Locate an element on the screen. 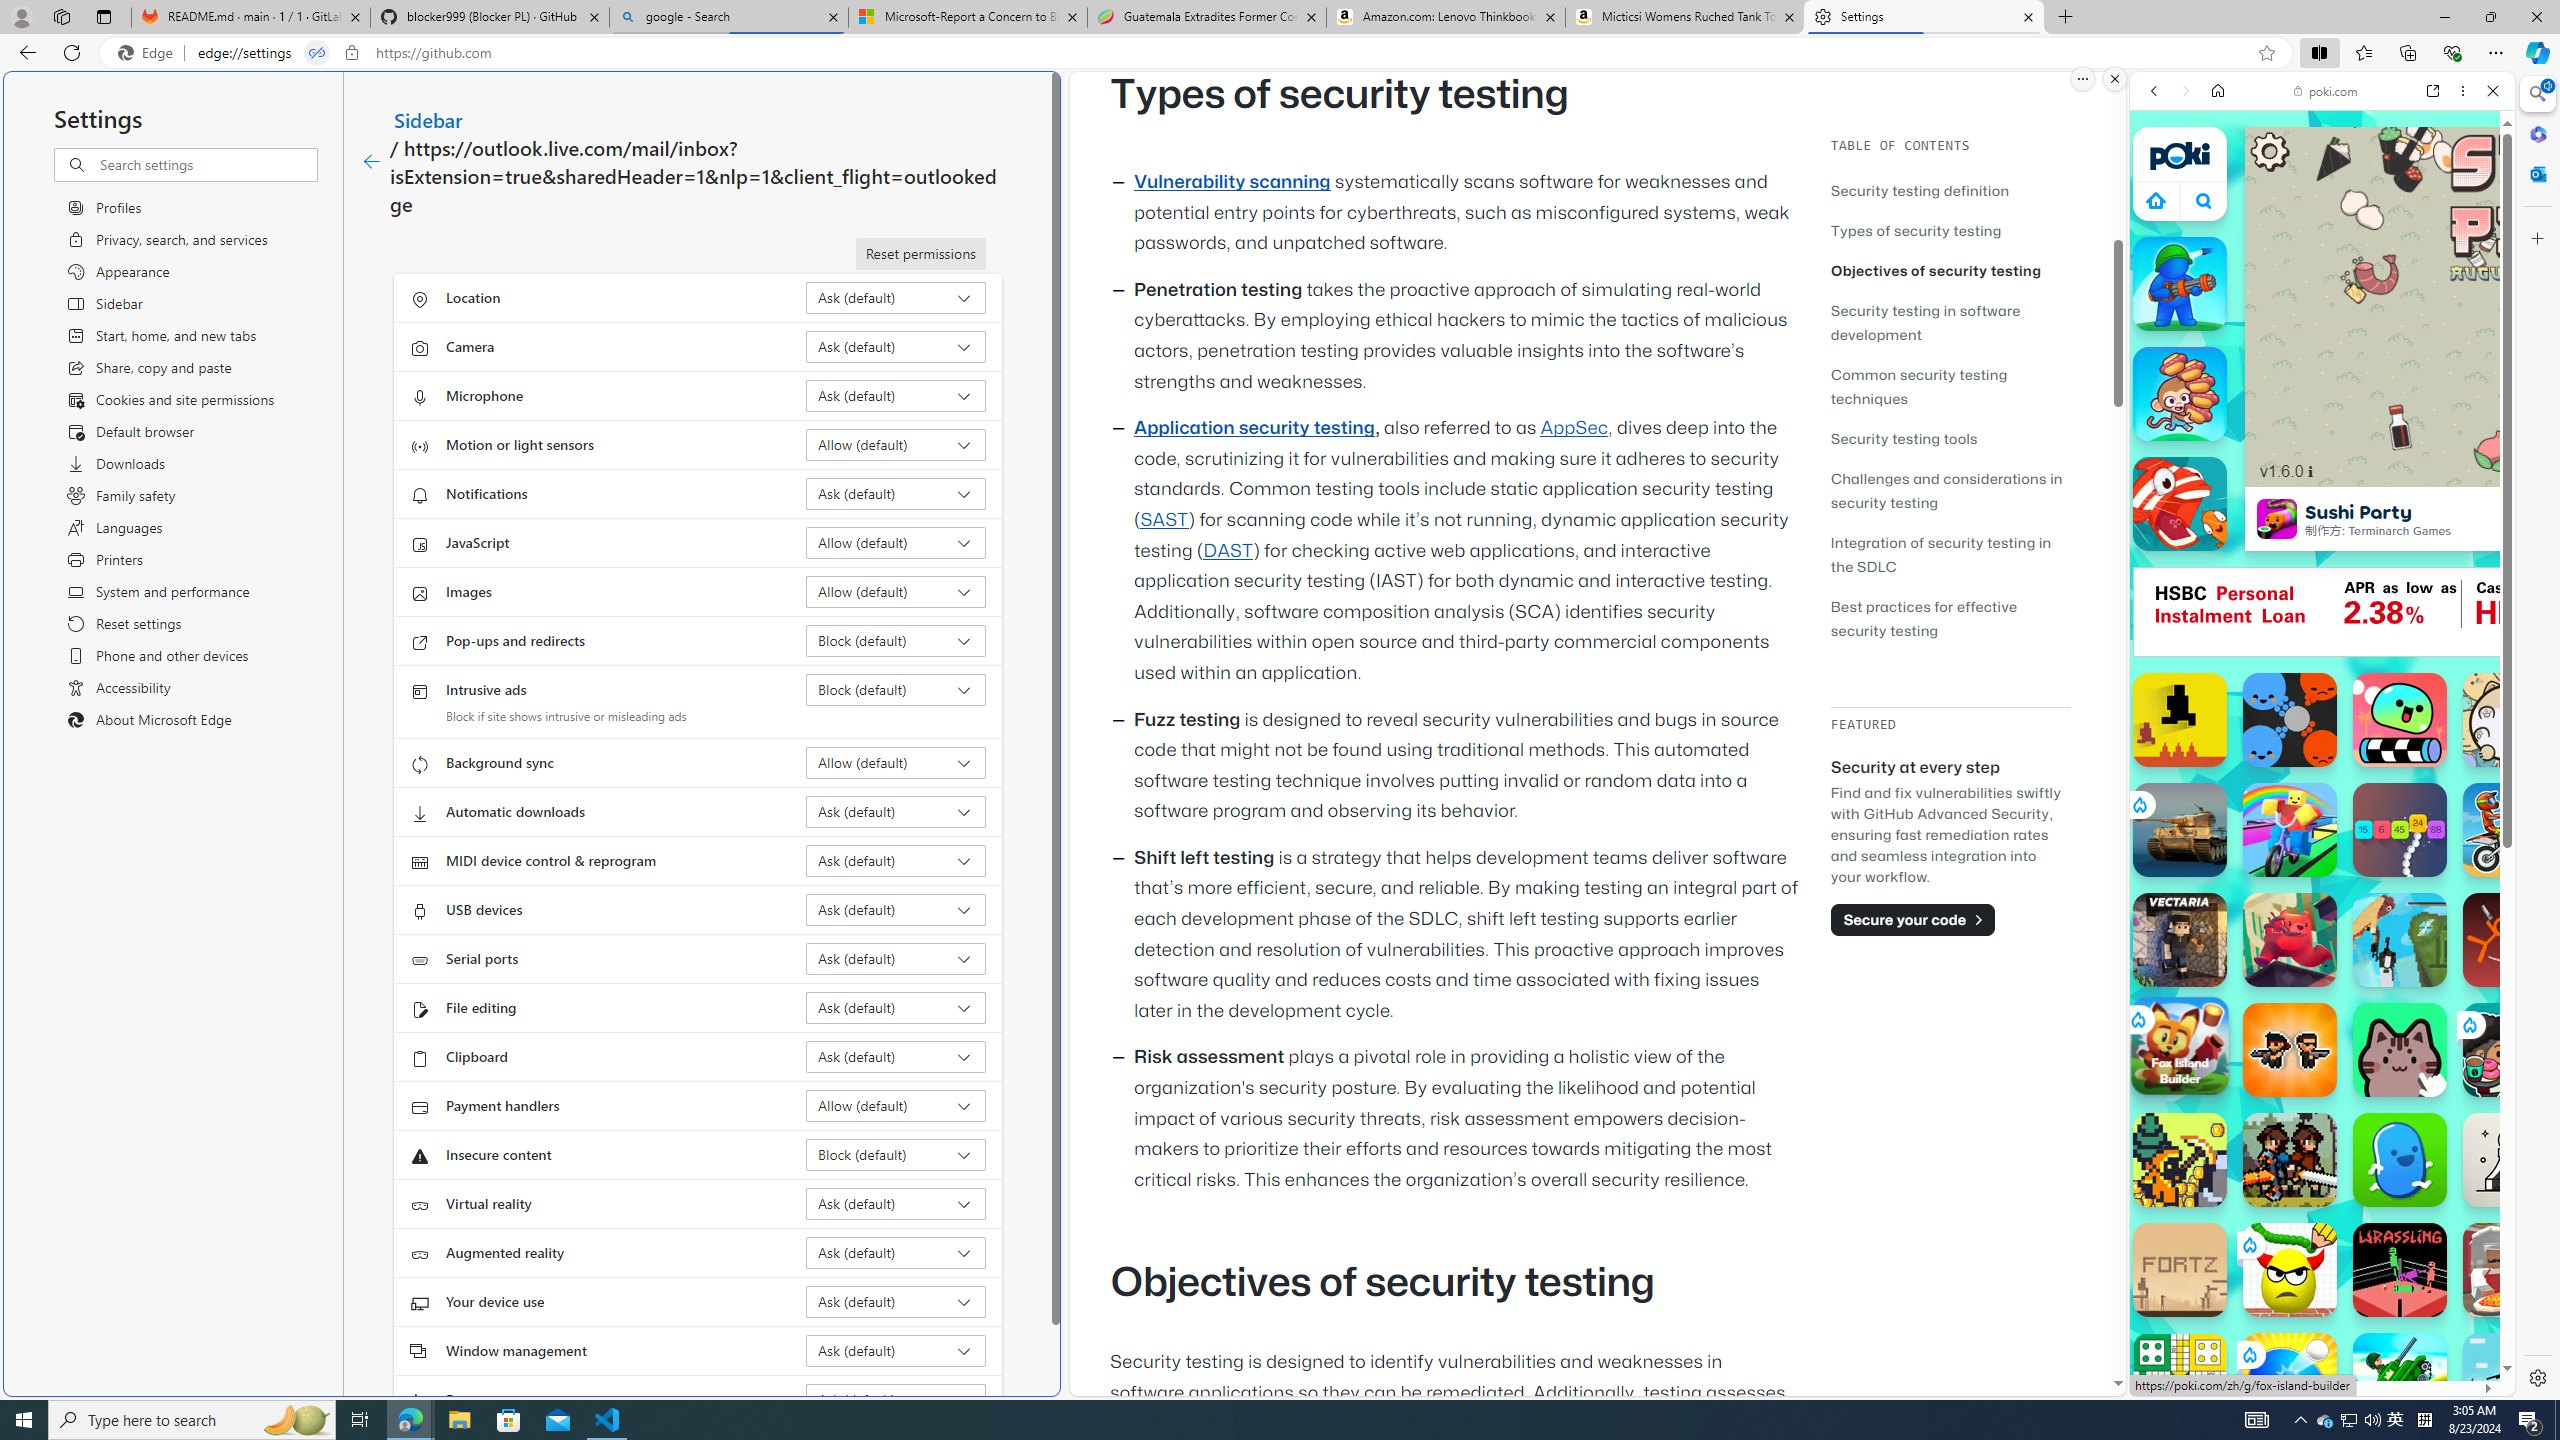 Image resolution: width=2560 pixels, height=1440 pixels. 'Intrusive ads Block (default)' is located at coordinates (896, 689).